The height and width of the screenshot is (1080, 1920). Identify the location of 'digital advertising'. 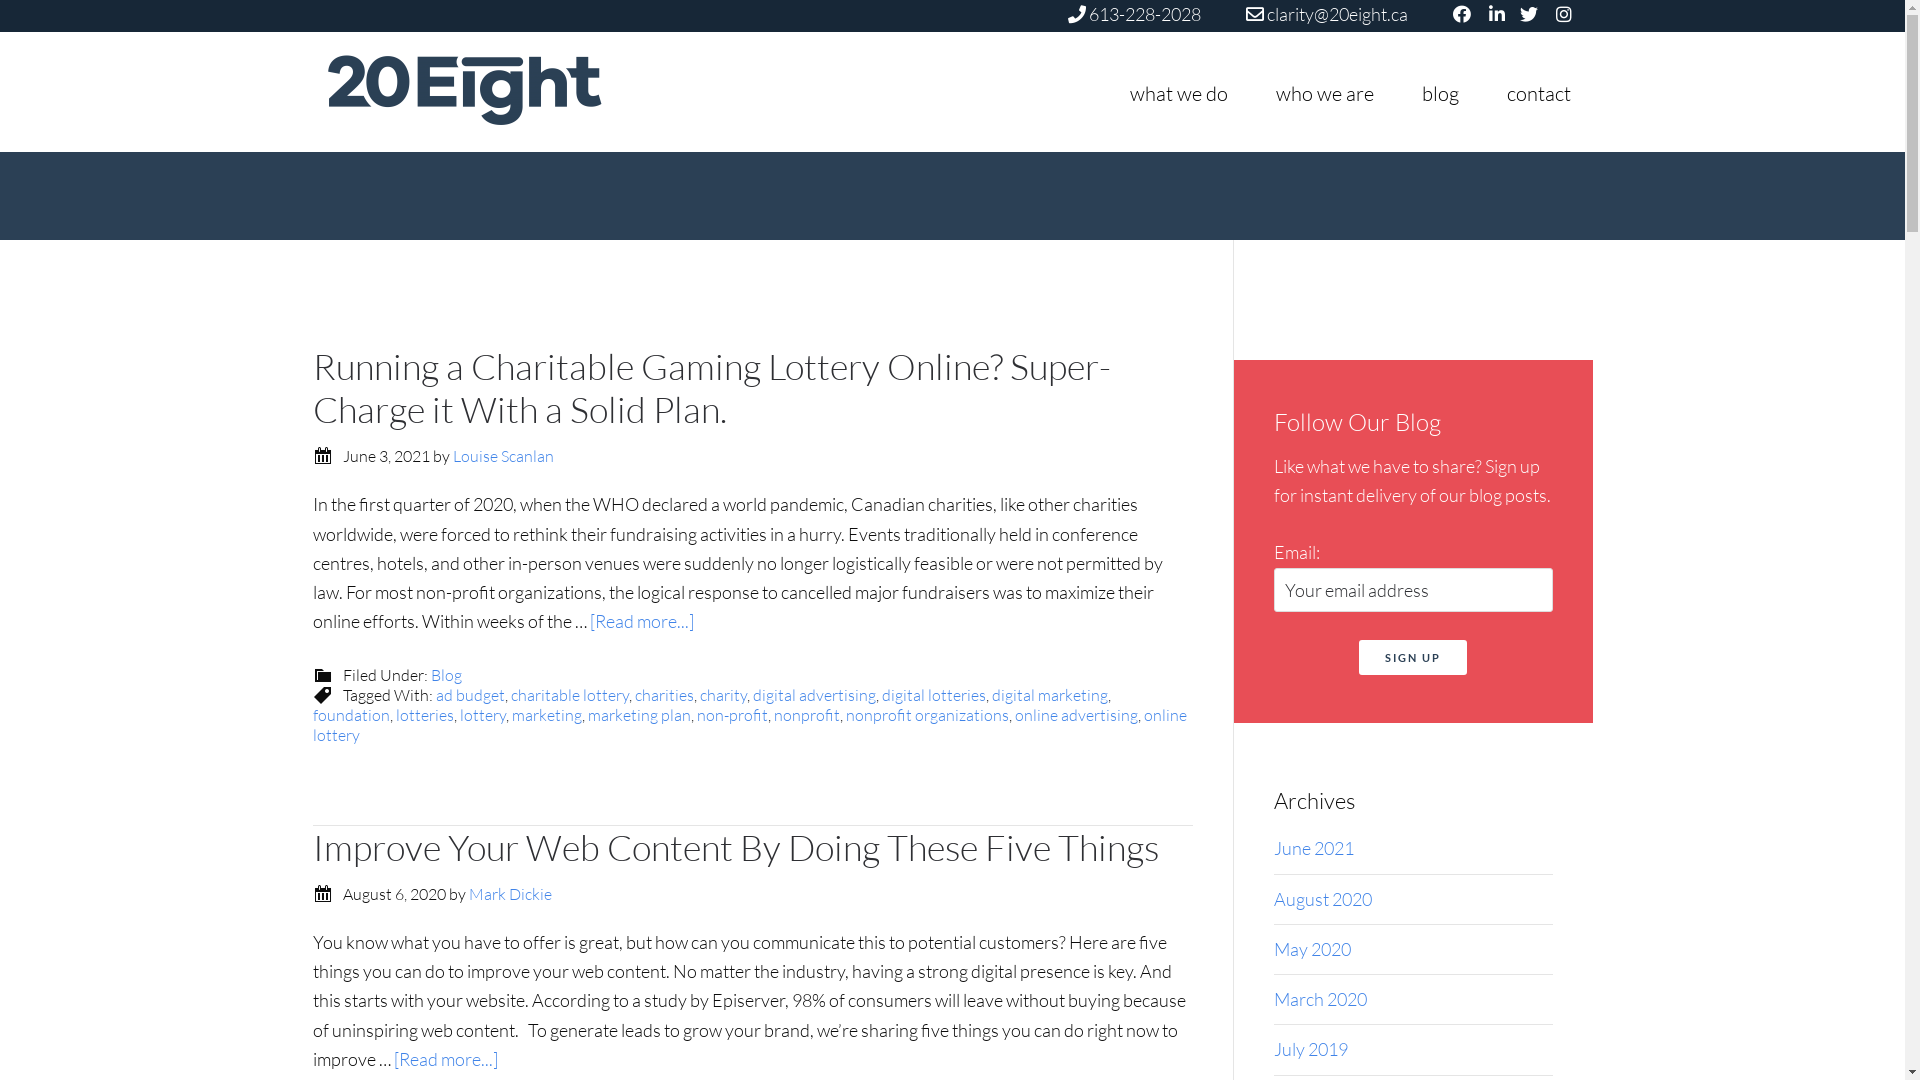
(813, 693).